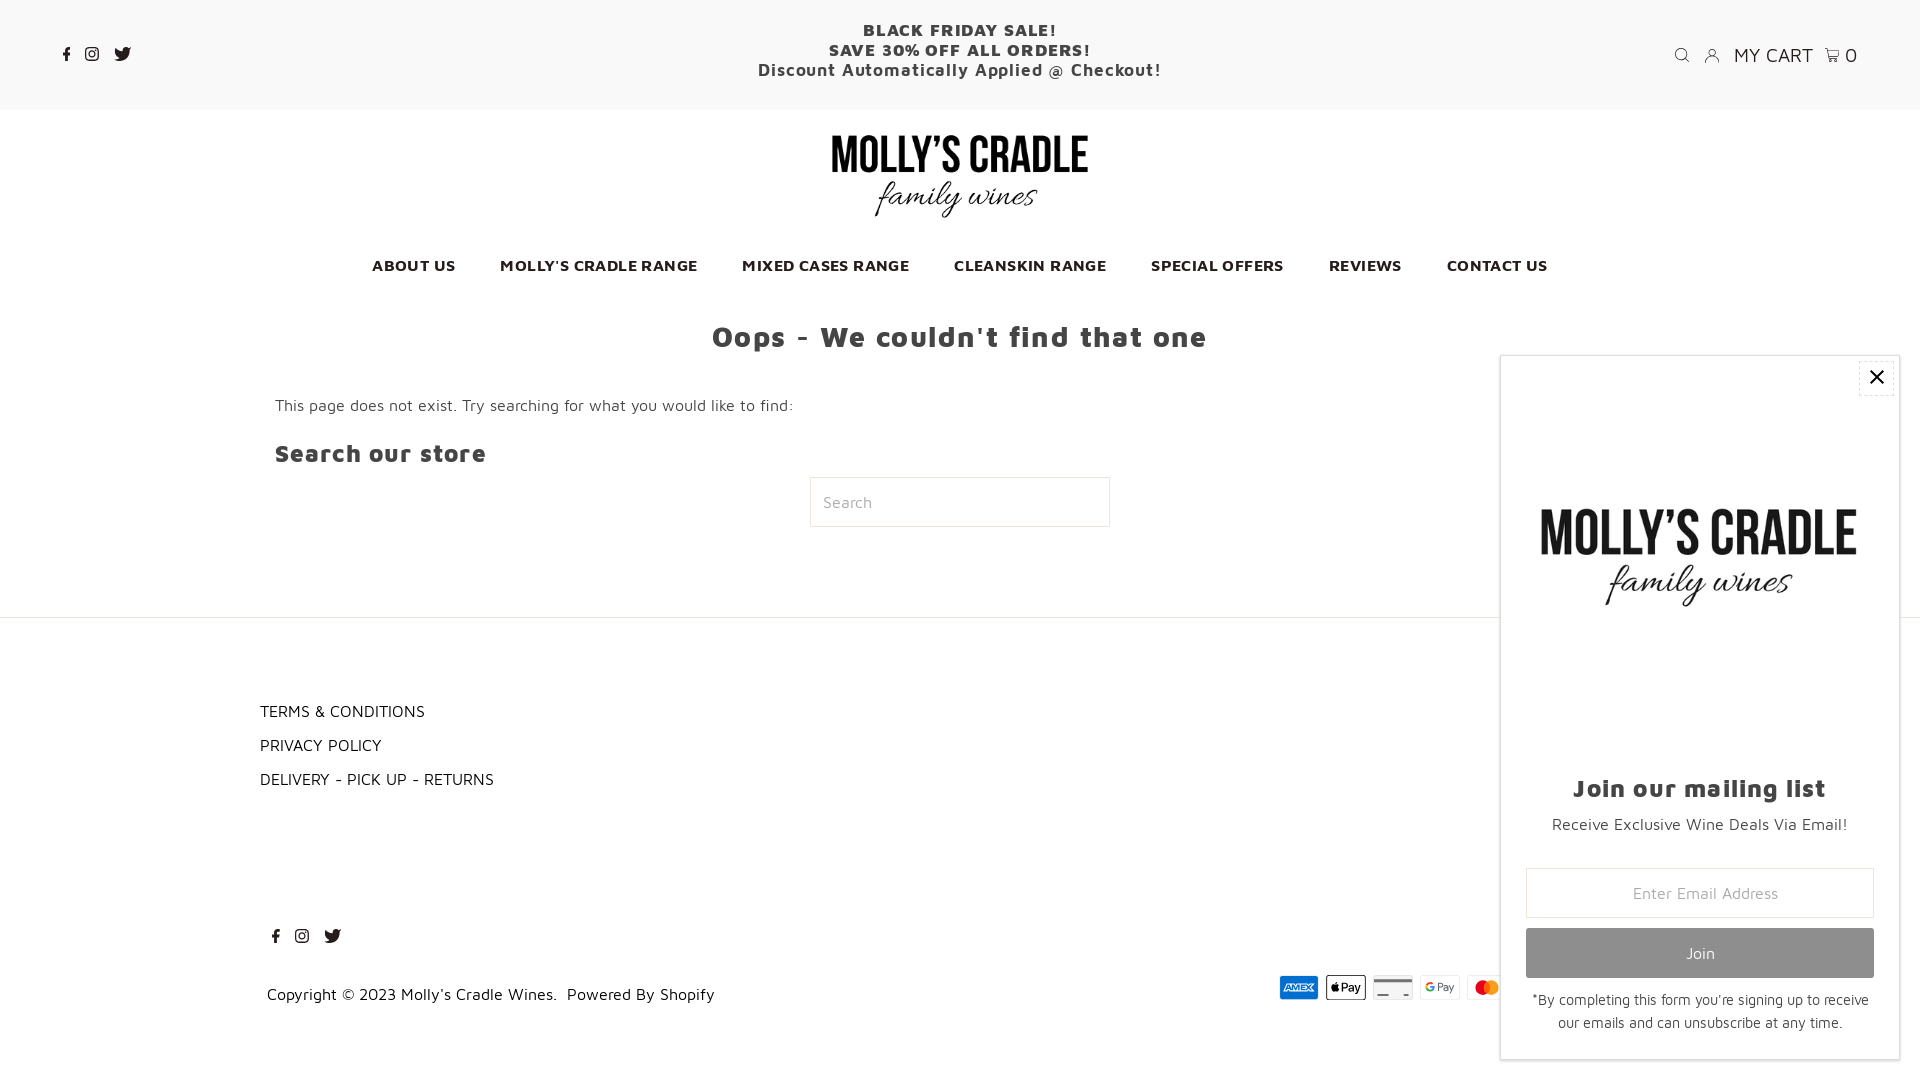  I want to click on 'ABOUT US', so click(412, 264).